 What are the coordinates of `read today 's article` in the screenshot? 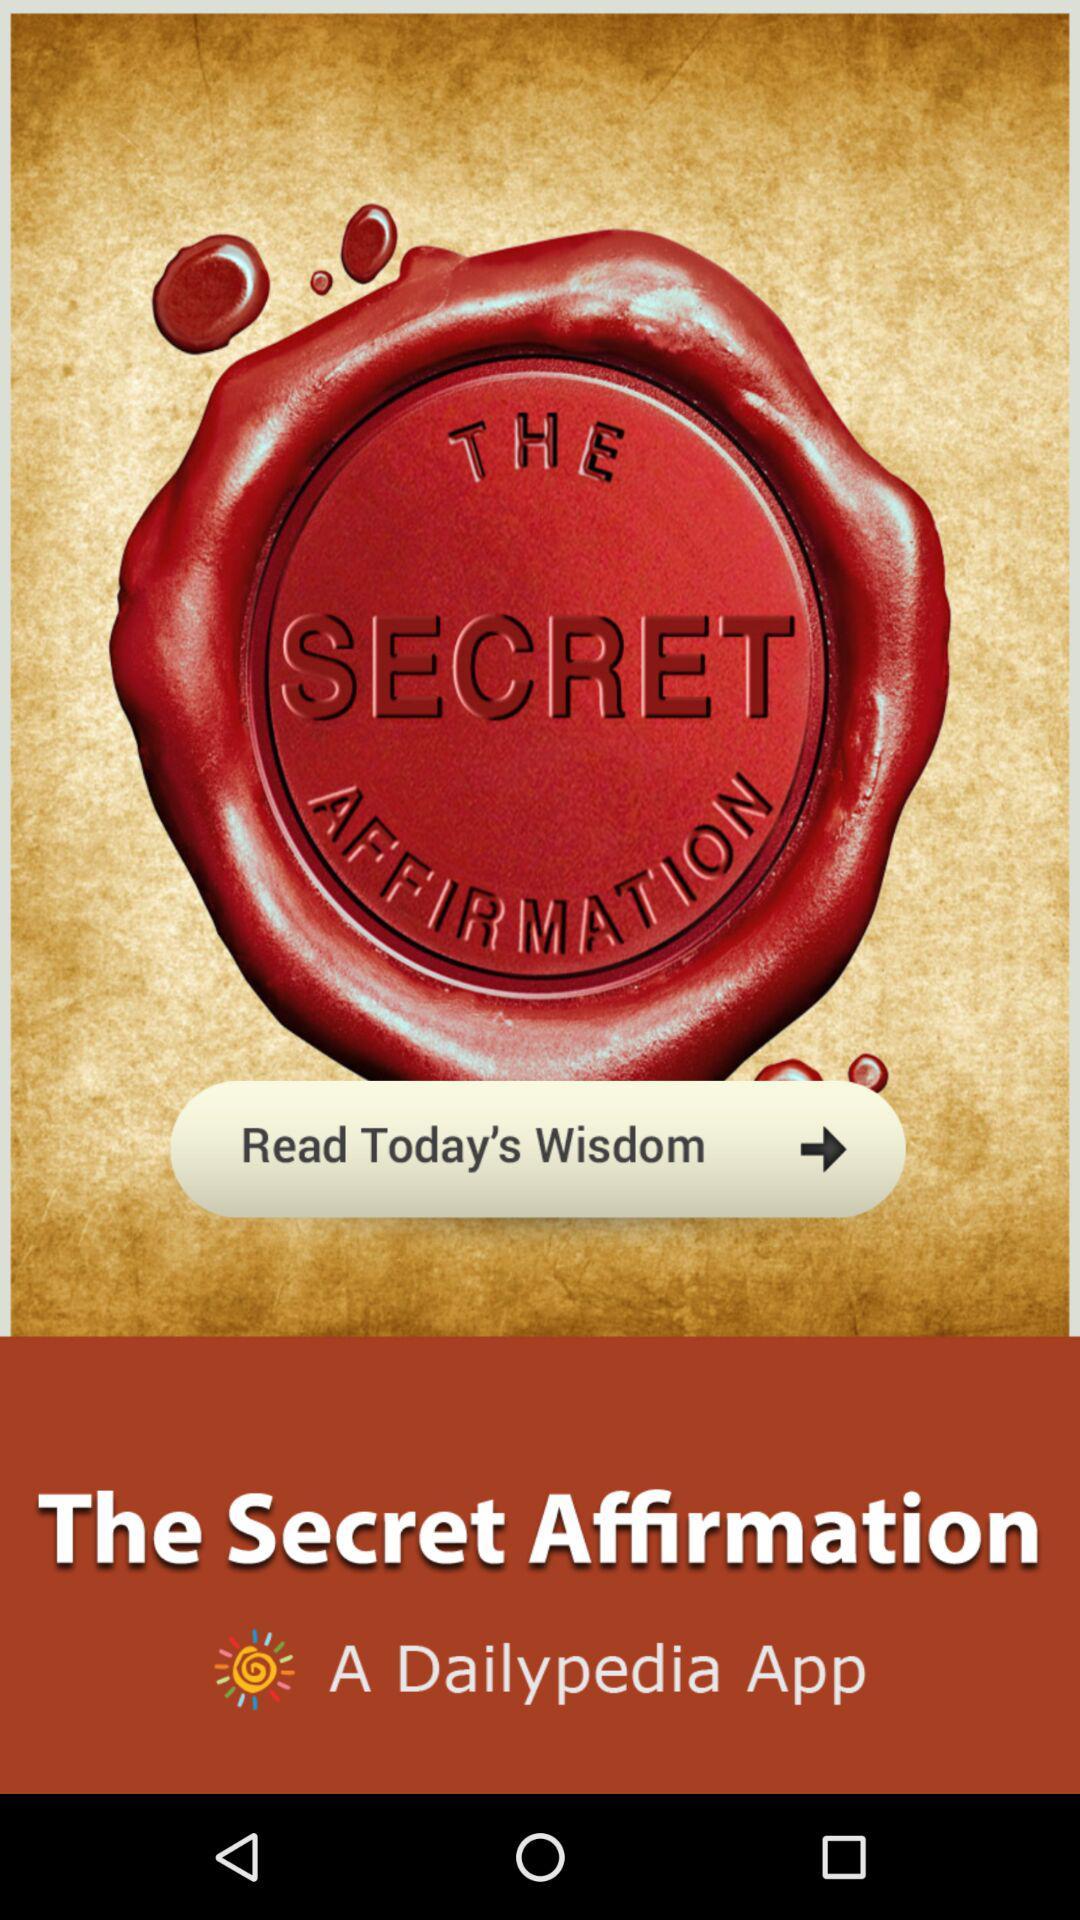 It's located at (538, 1243).